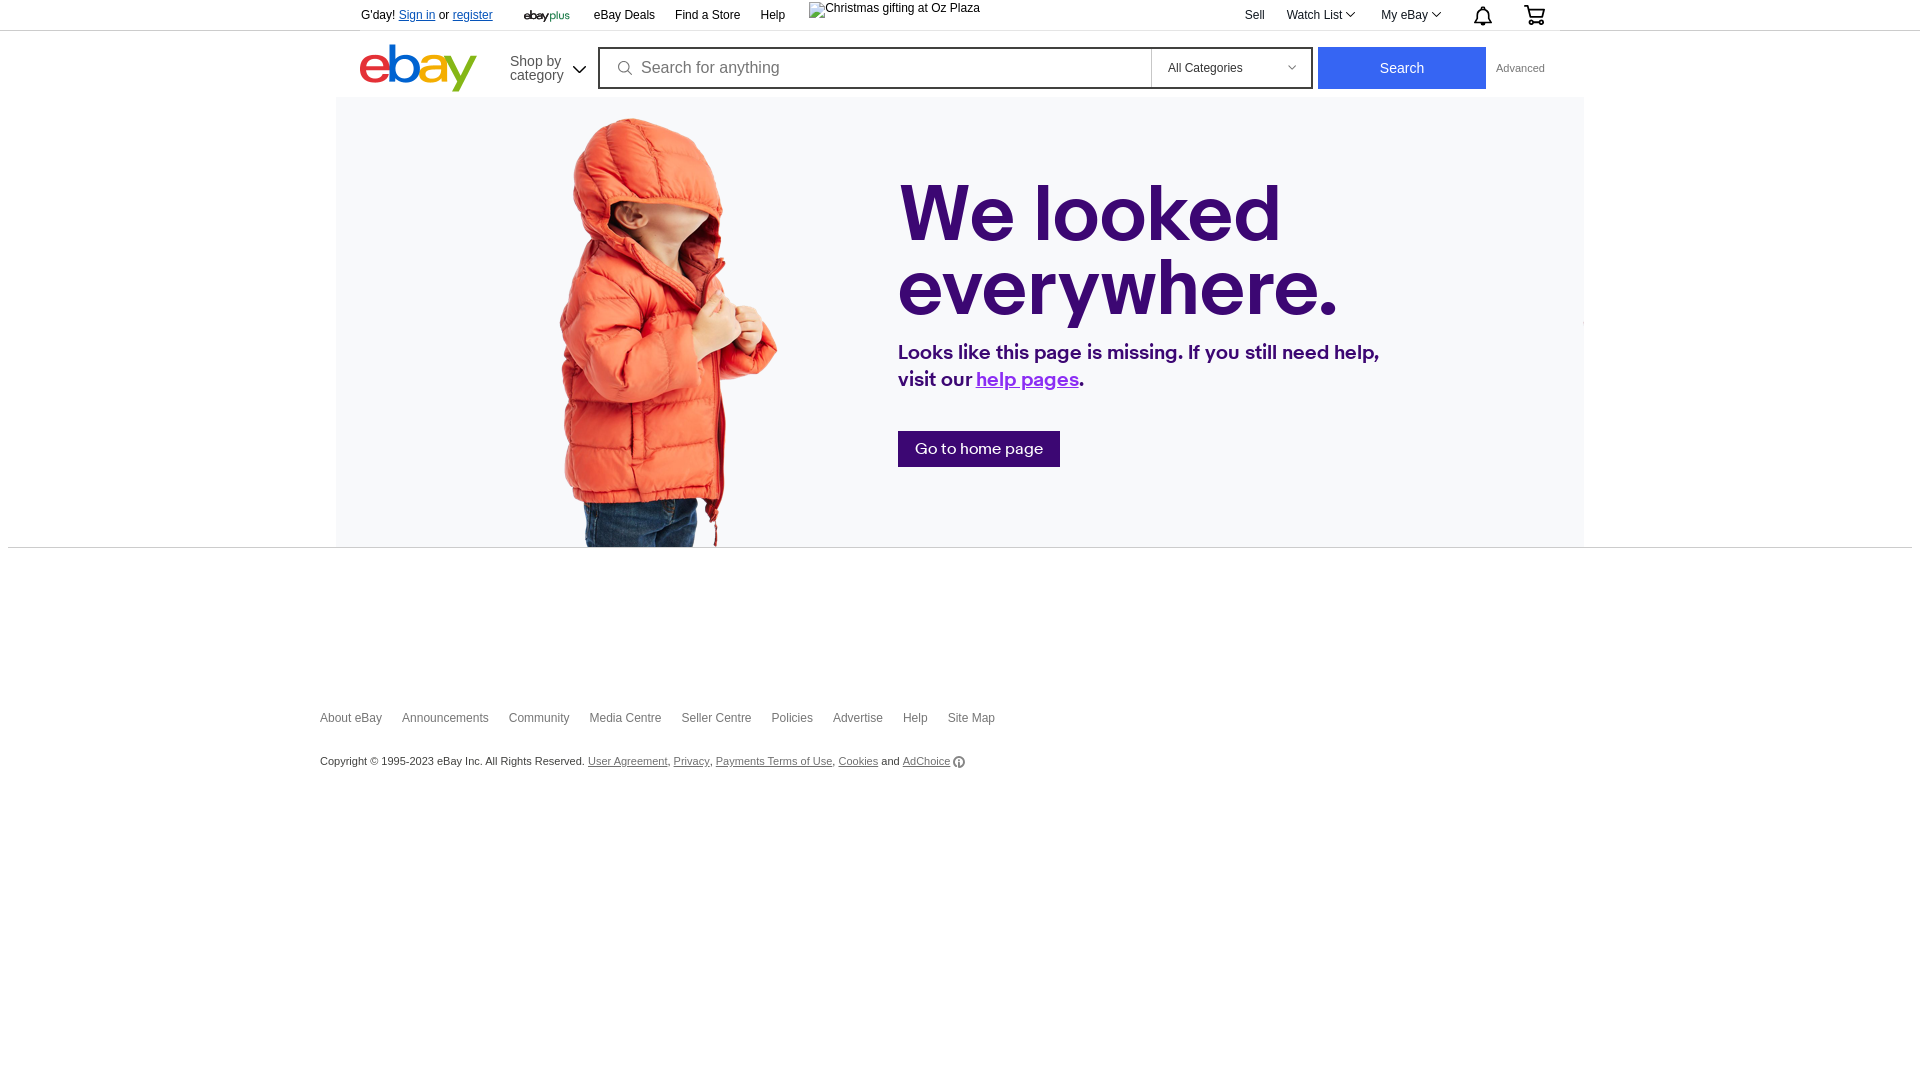 The image size is (1920, 1080). What do you see at coordinates (691, 761) in the screenshot?
I see `'Privacy'` at bounding box center [691, 761].